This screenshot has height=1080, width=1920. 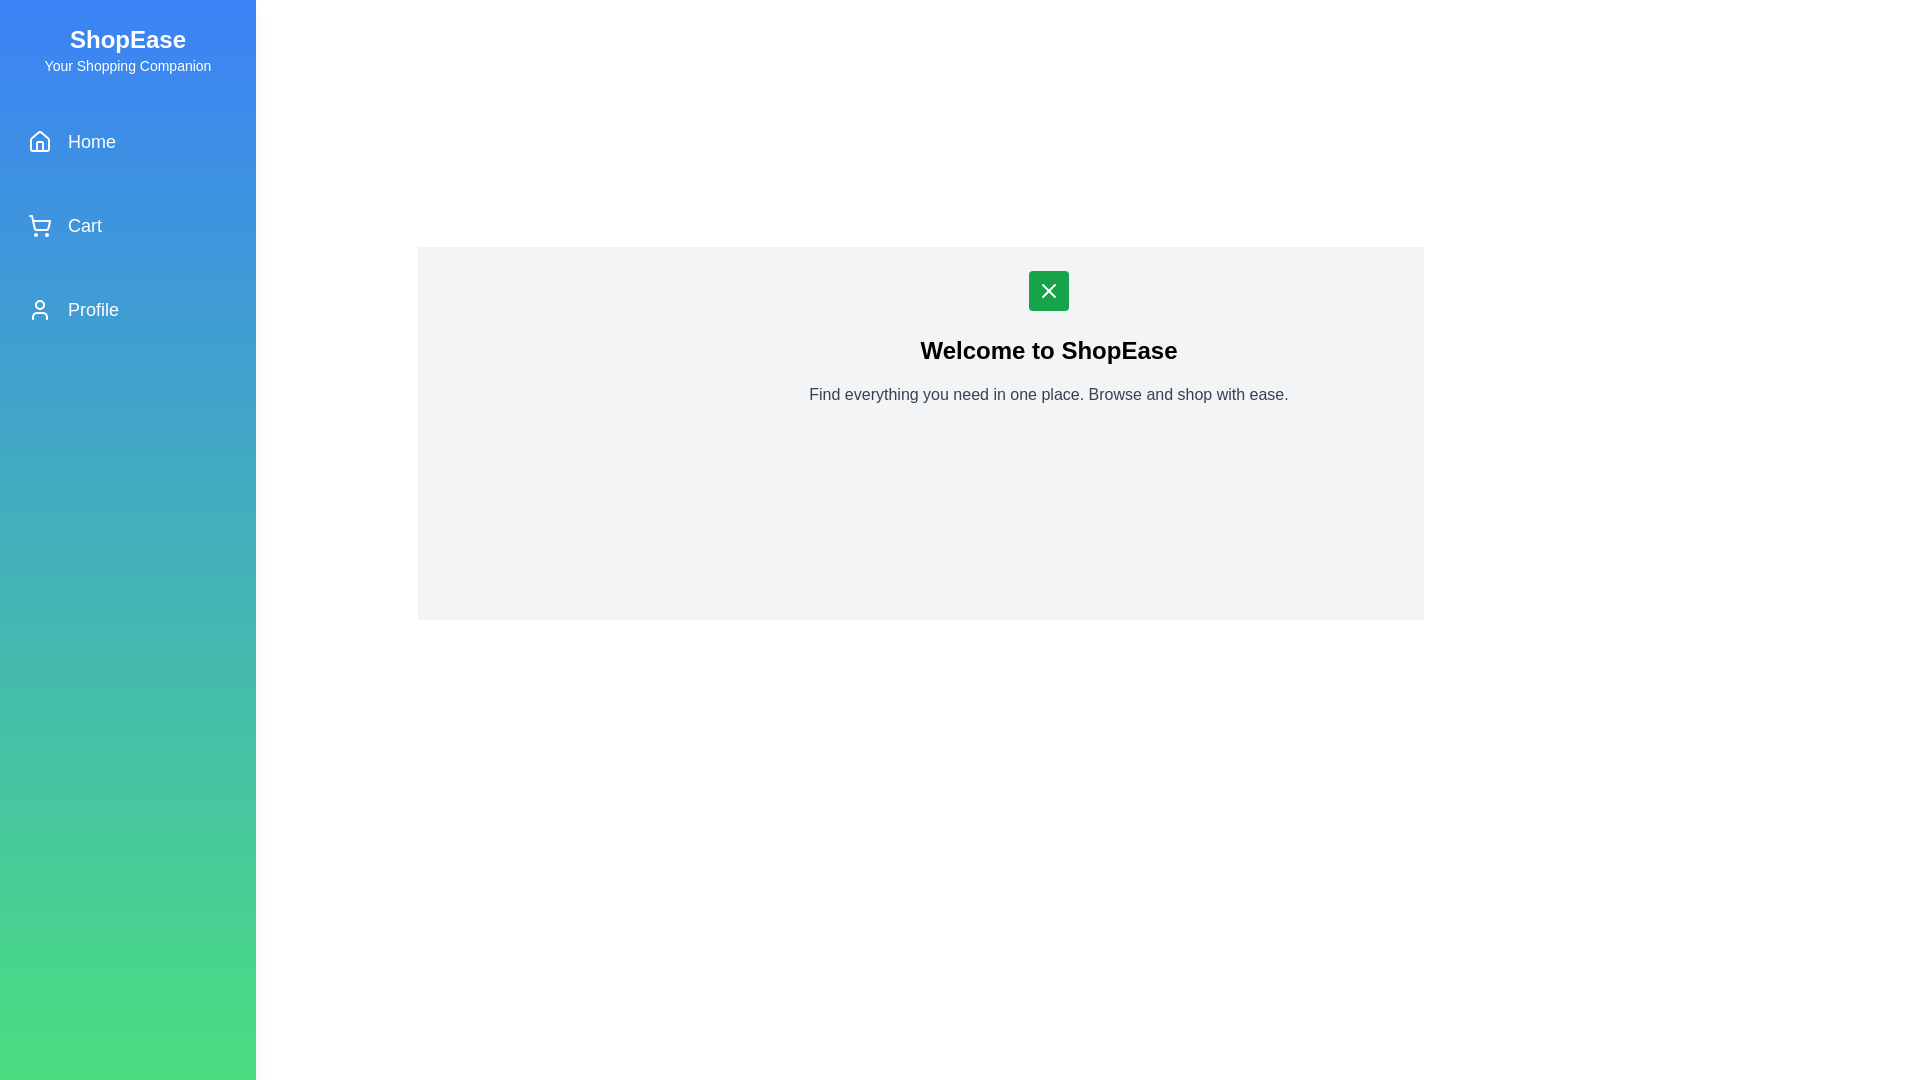 What do you see at coordinates (1048, 290) in the screenshot?
I see `the close icon button, which is centered above the heading text 'Welcome to ShopEase' in the main content section` at bounding box center [1048, 290].